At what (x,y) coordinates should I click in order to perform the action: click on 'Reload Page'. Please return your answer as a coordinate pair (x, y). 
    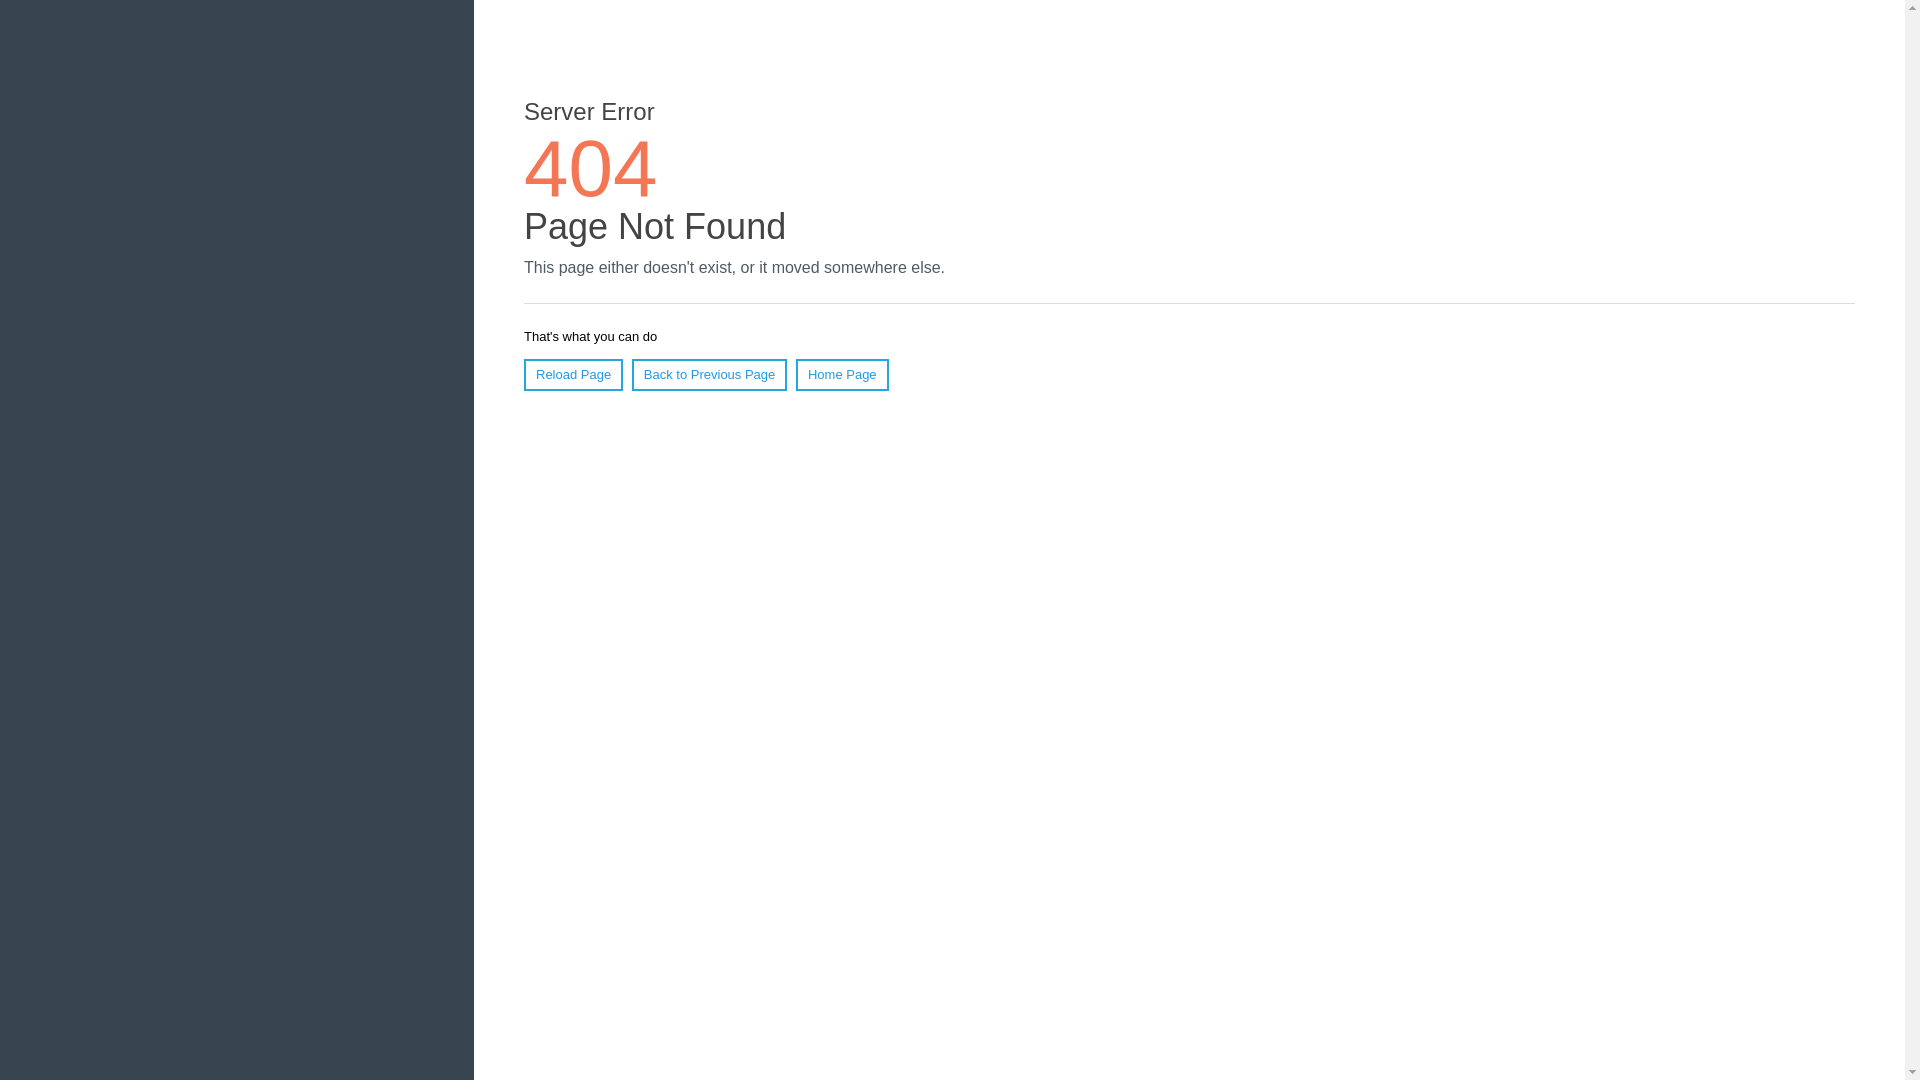
    Looking at the image, I should click on (523, 374).